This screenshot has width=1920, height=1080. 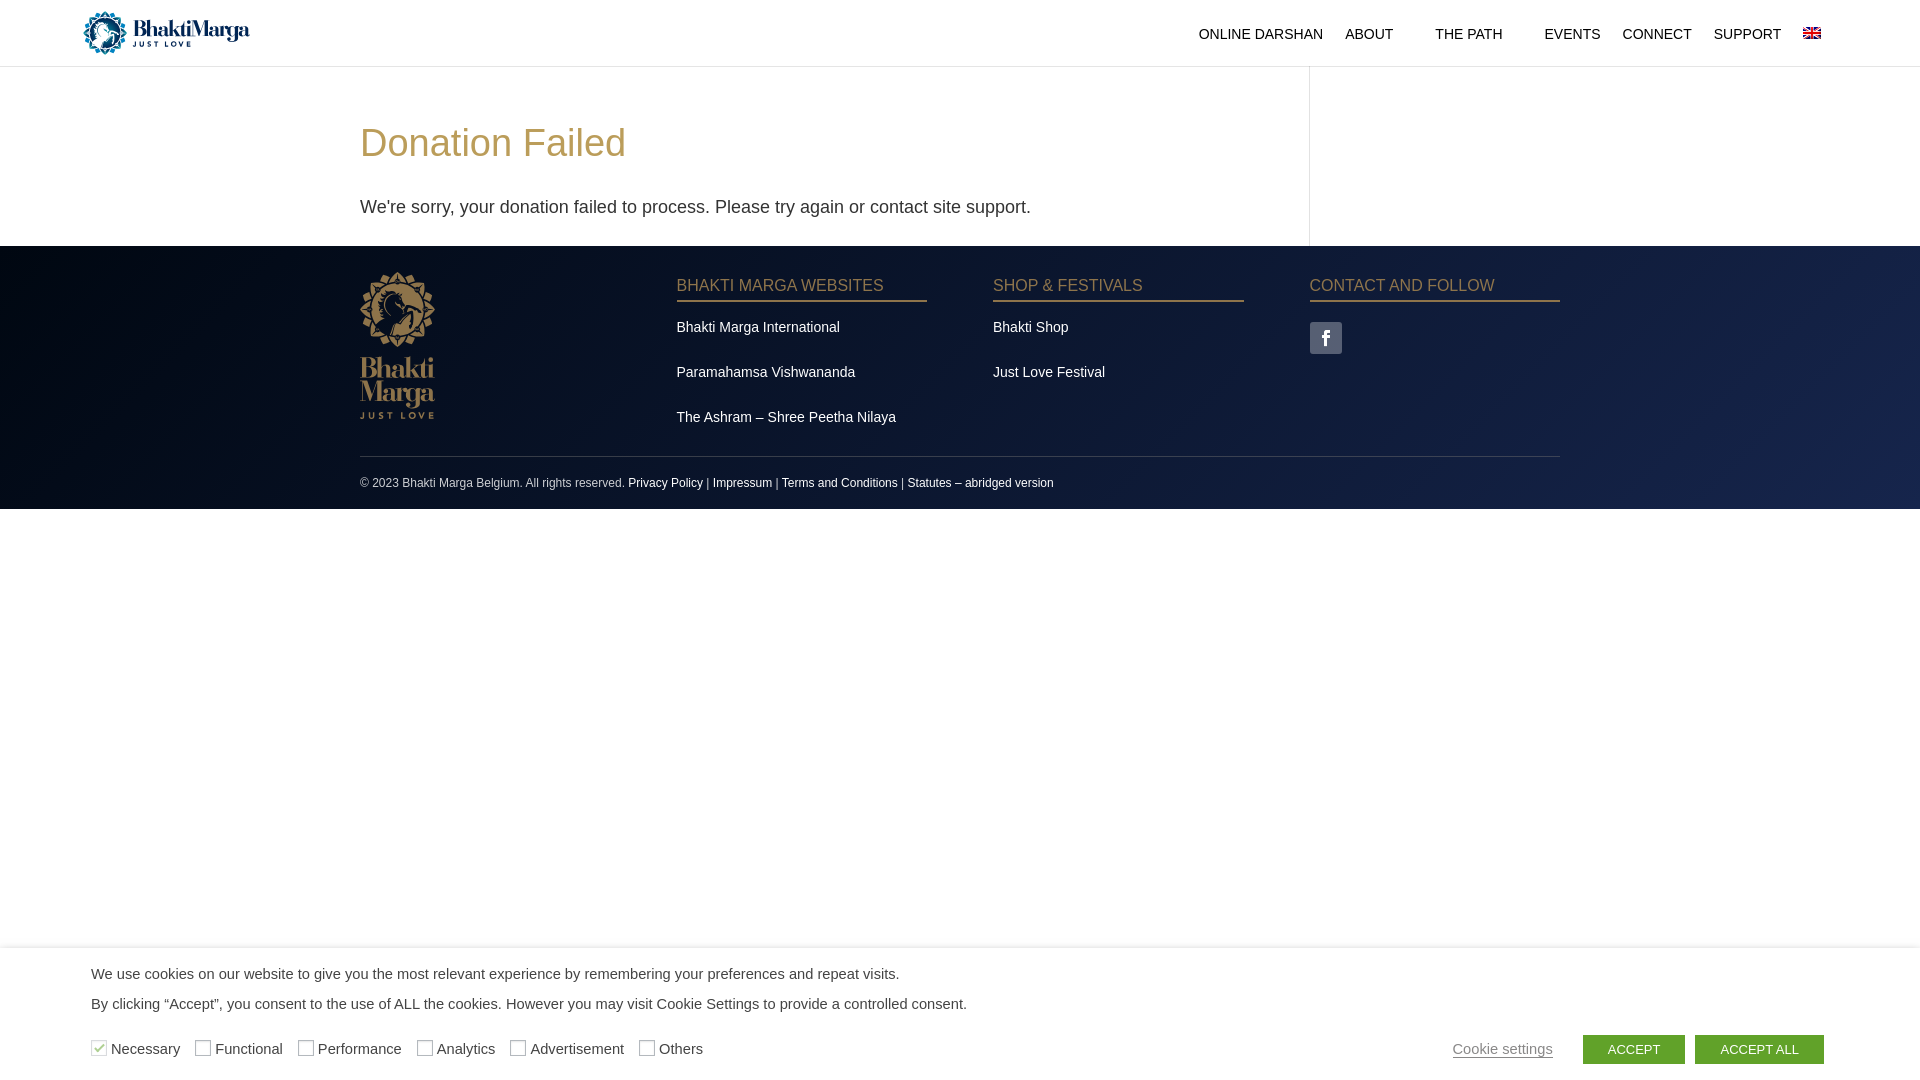 I want to click on 'Impressum', so click(x=741, y=482).